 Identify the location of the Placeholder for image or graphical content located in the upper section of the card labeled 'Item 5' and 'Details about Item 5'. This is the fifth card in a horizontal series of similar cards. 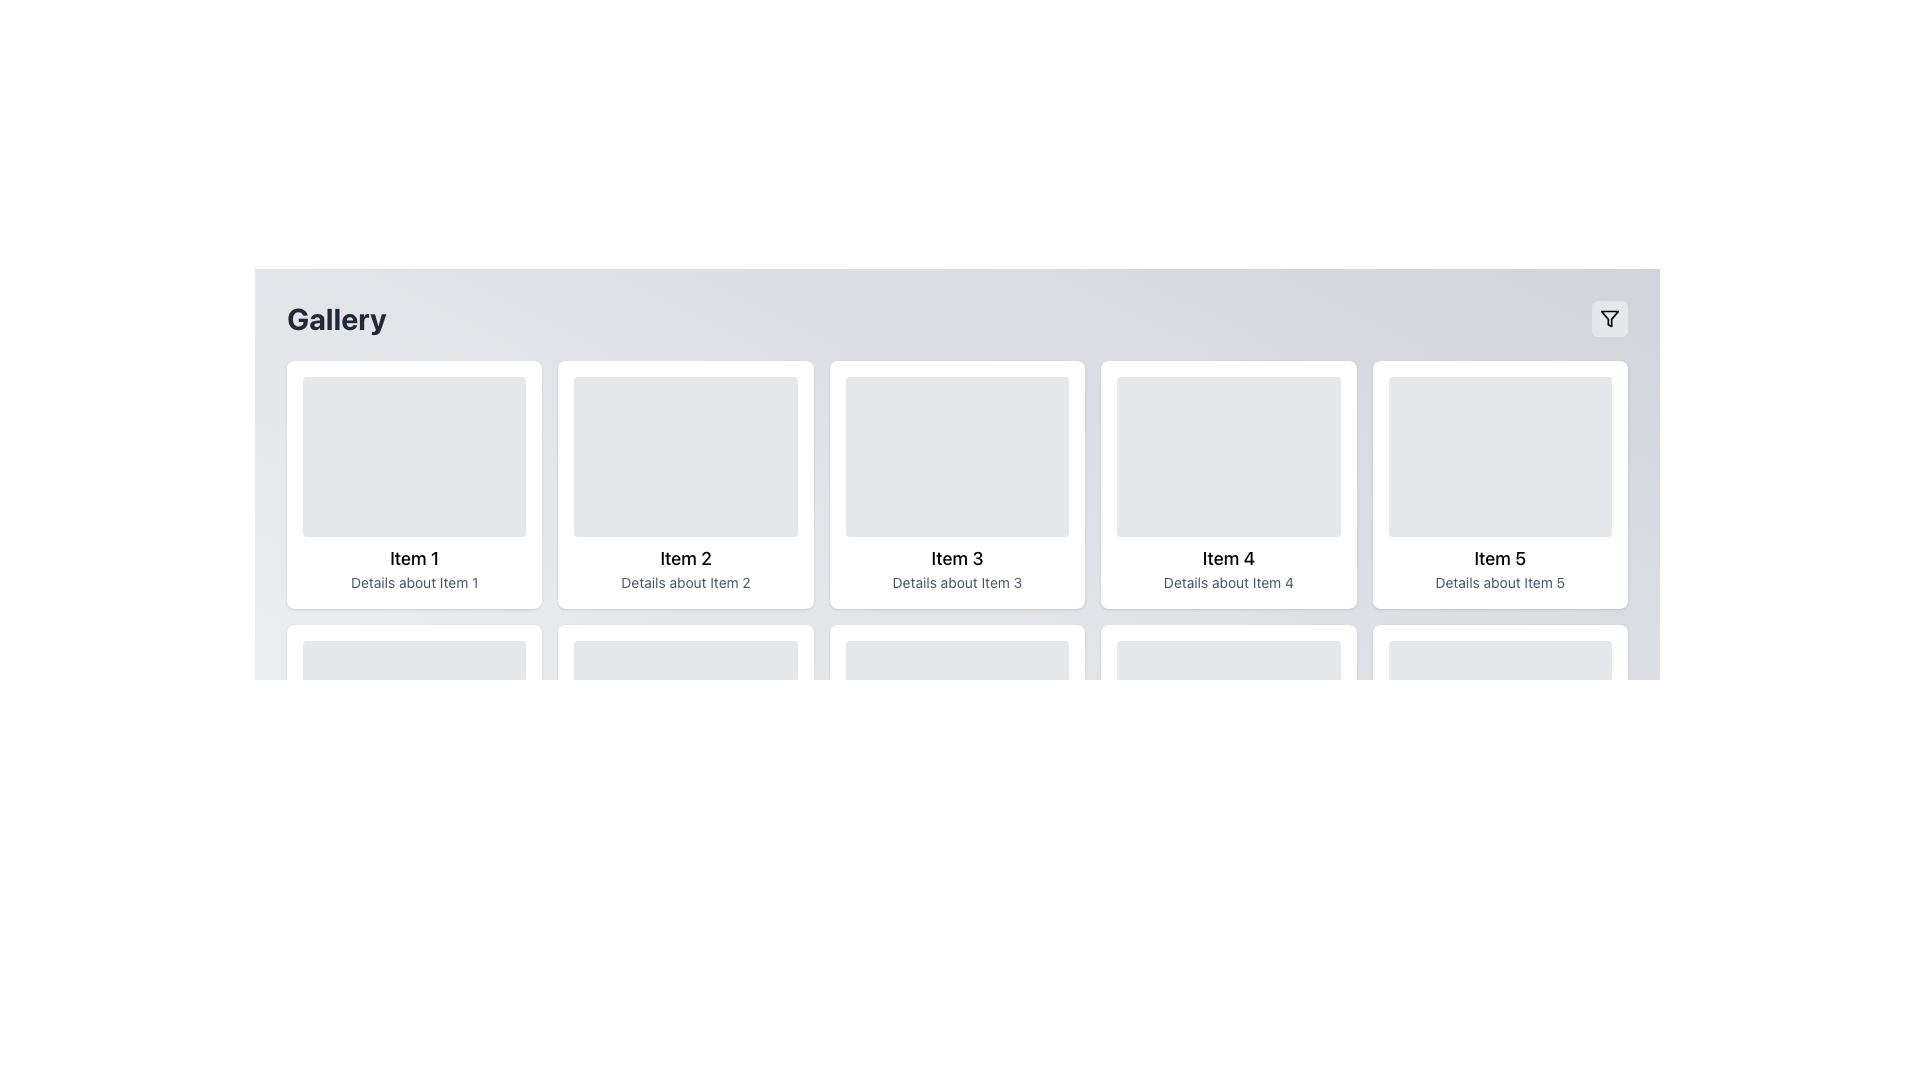
(1500, 456).